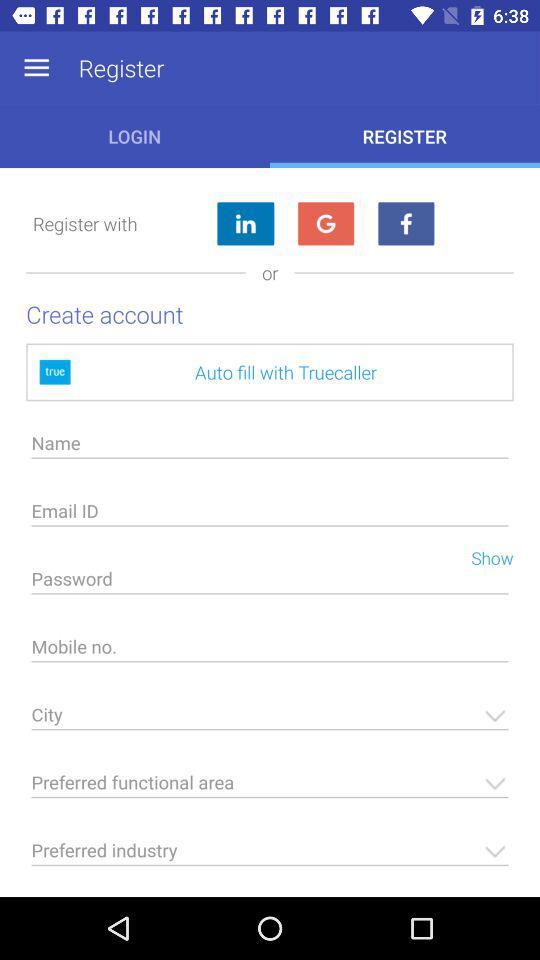  Describe the element at coordinates (270, 515) in the screenshot. I see `your email id` at that location.